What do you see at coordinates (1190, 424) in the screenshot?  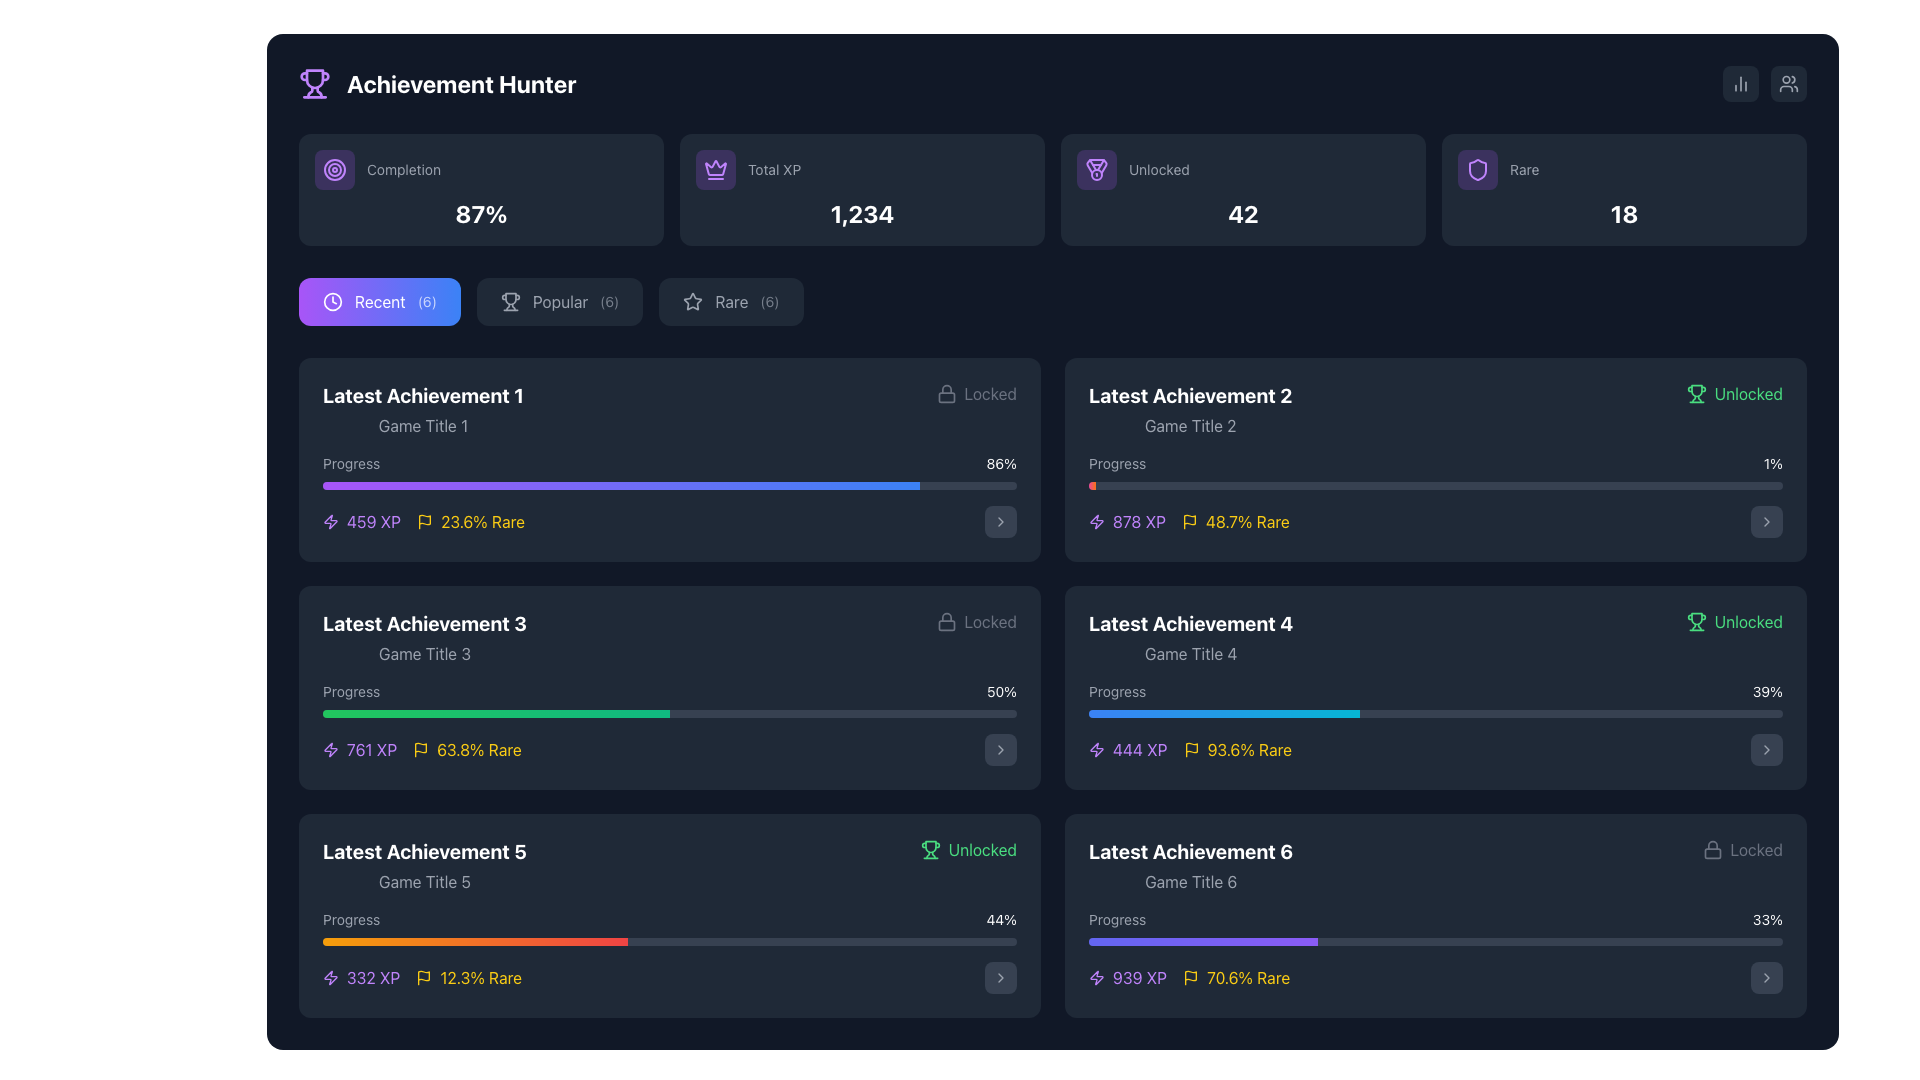 I see `the text element displaying 'Game Title 2', which is a smaller light gray subtitle located beneath 'Latest Achievement 2' in the right-hand column` at bounding box center [1190, 424].